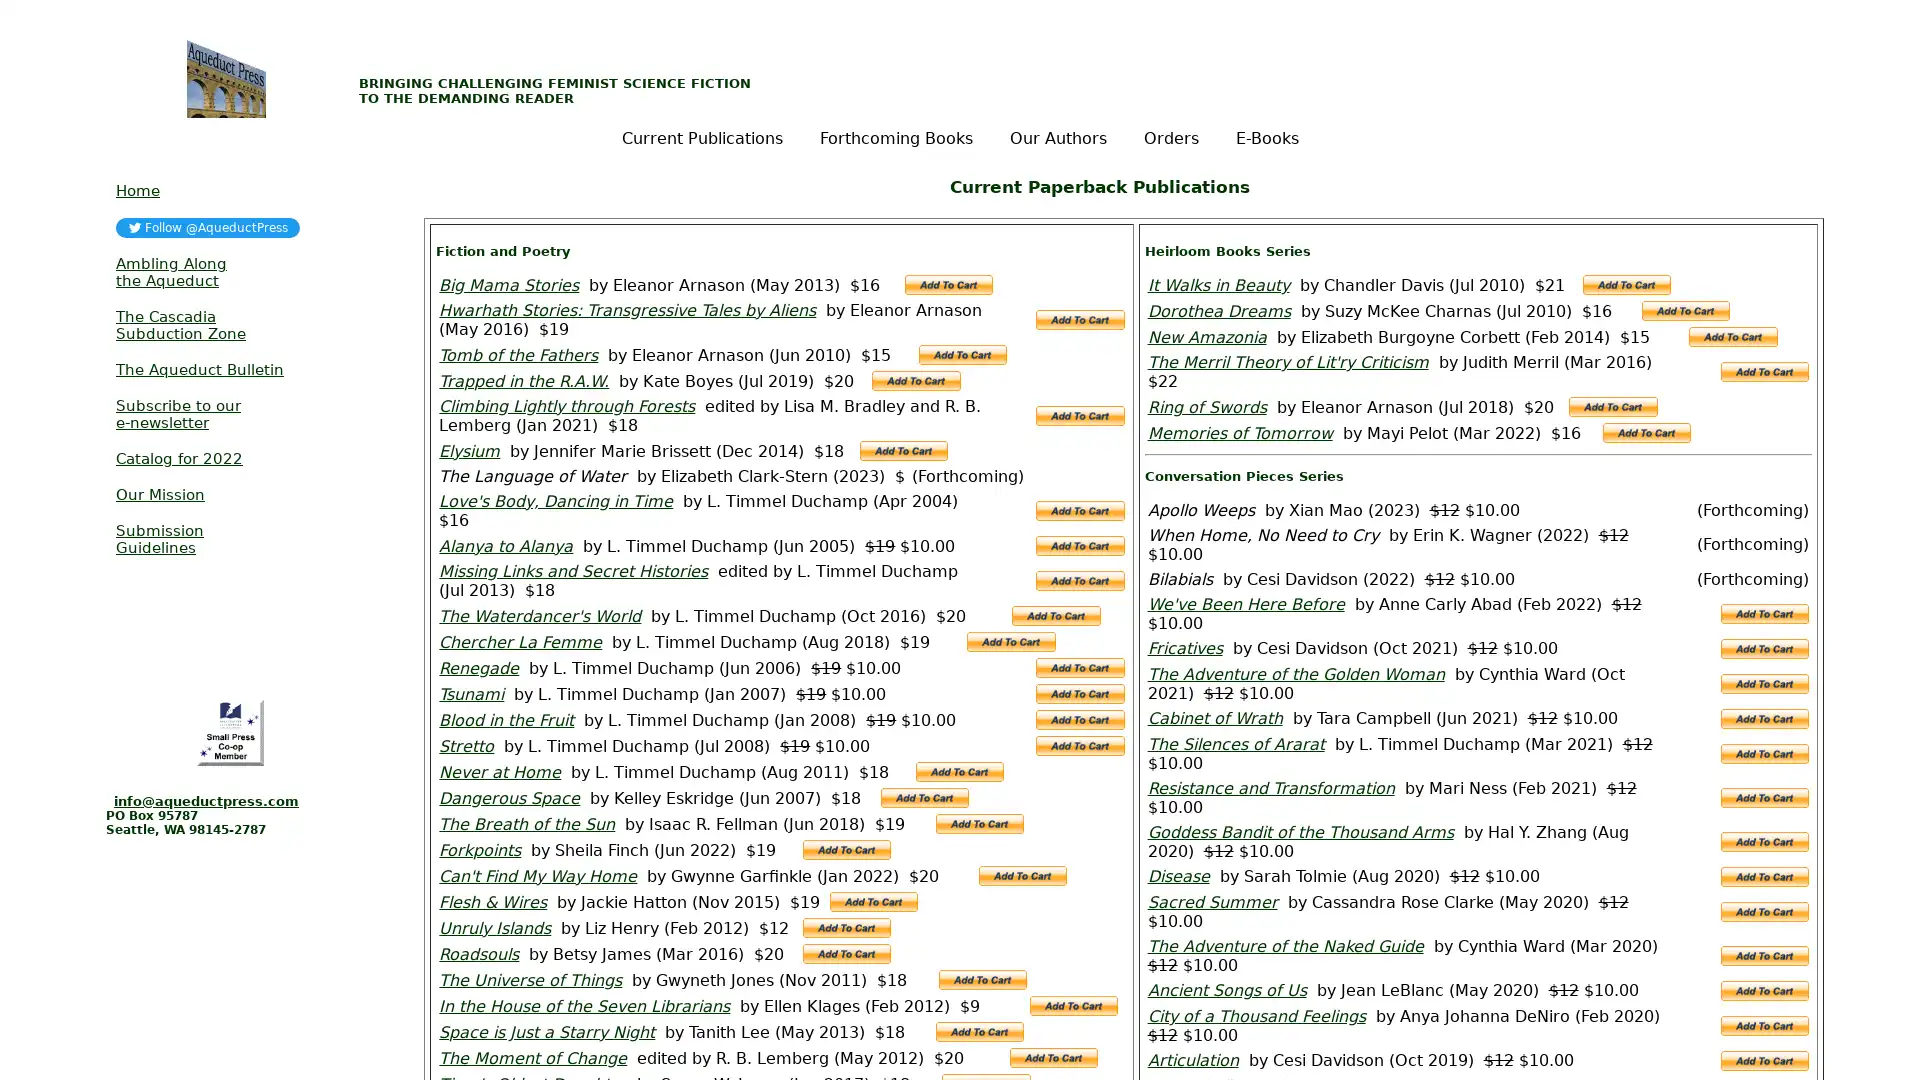 This screenshot has height=1080, width=1920. I want to click on Make payments with PayPal - it\'s fast, free and secure!, so click(1079, 319).